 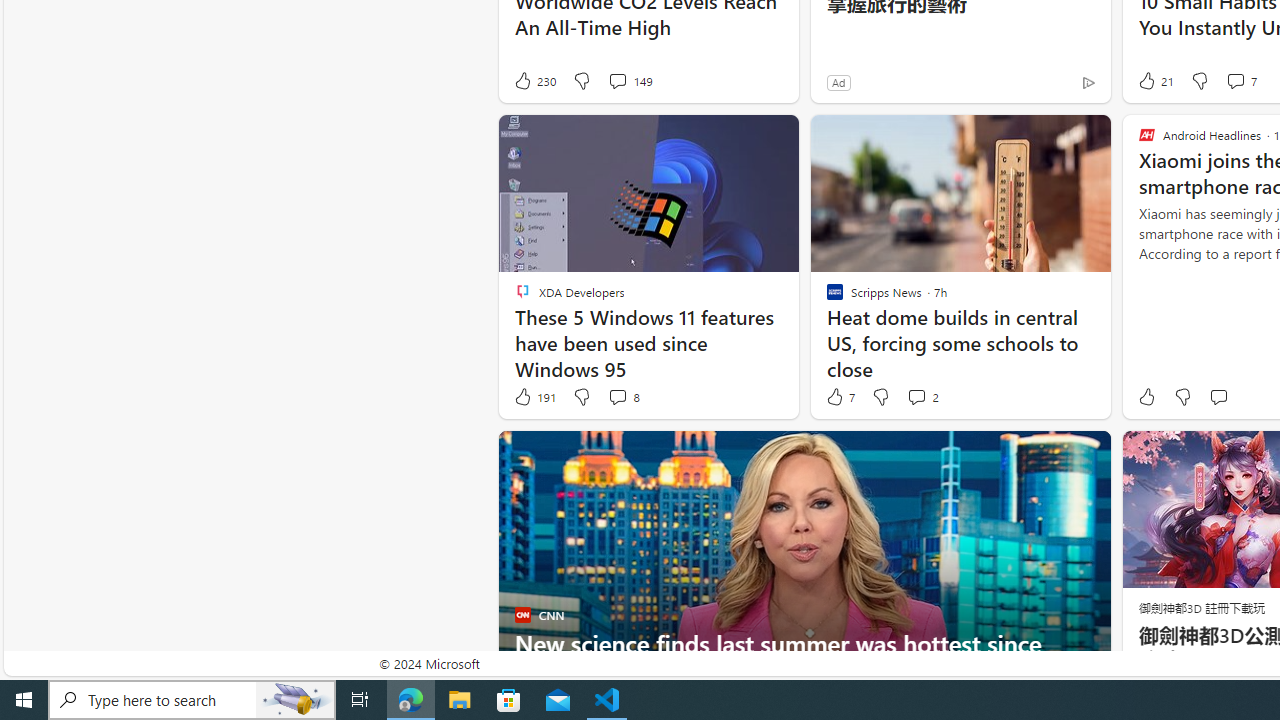 I want to click on '7 Like', so click(x=839, y=397).